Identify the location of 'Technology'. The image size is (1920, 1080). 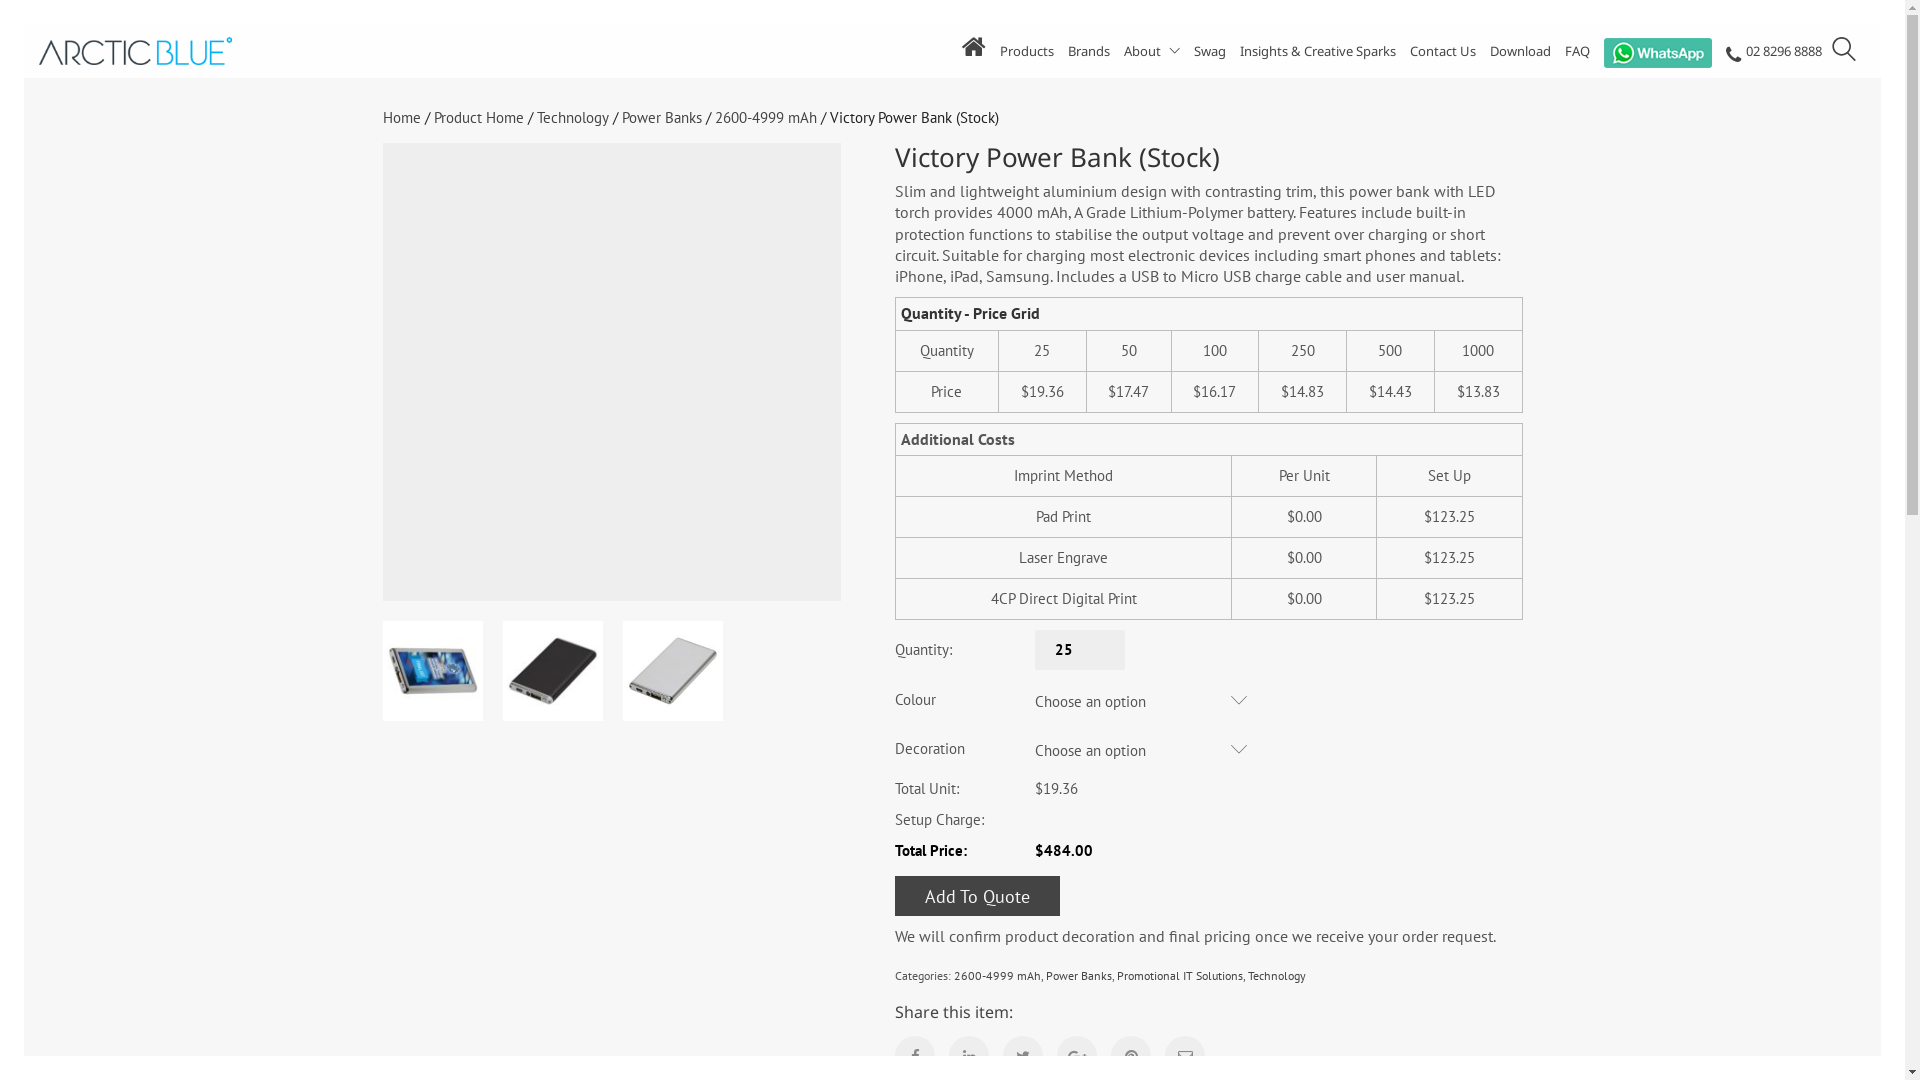
(570, 118).